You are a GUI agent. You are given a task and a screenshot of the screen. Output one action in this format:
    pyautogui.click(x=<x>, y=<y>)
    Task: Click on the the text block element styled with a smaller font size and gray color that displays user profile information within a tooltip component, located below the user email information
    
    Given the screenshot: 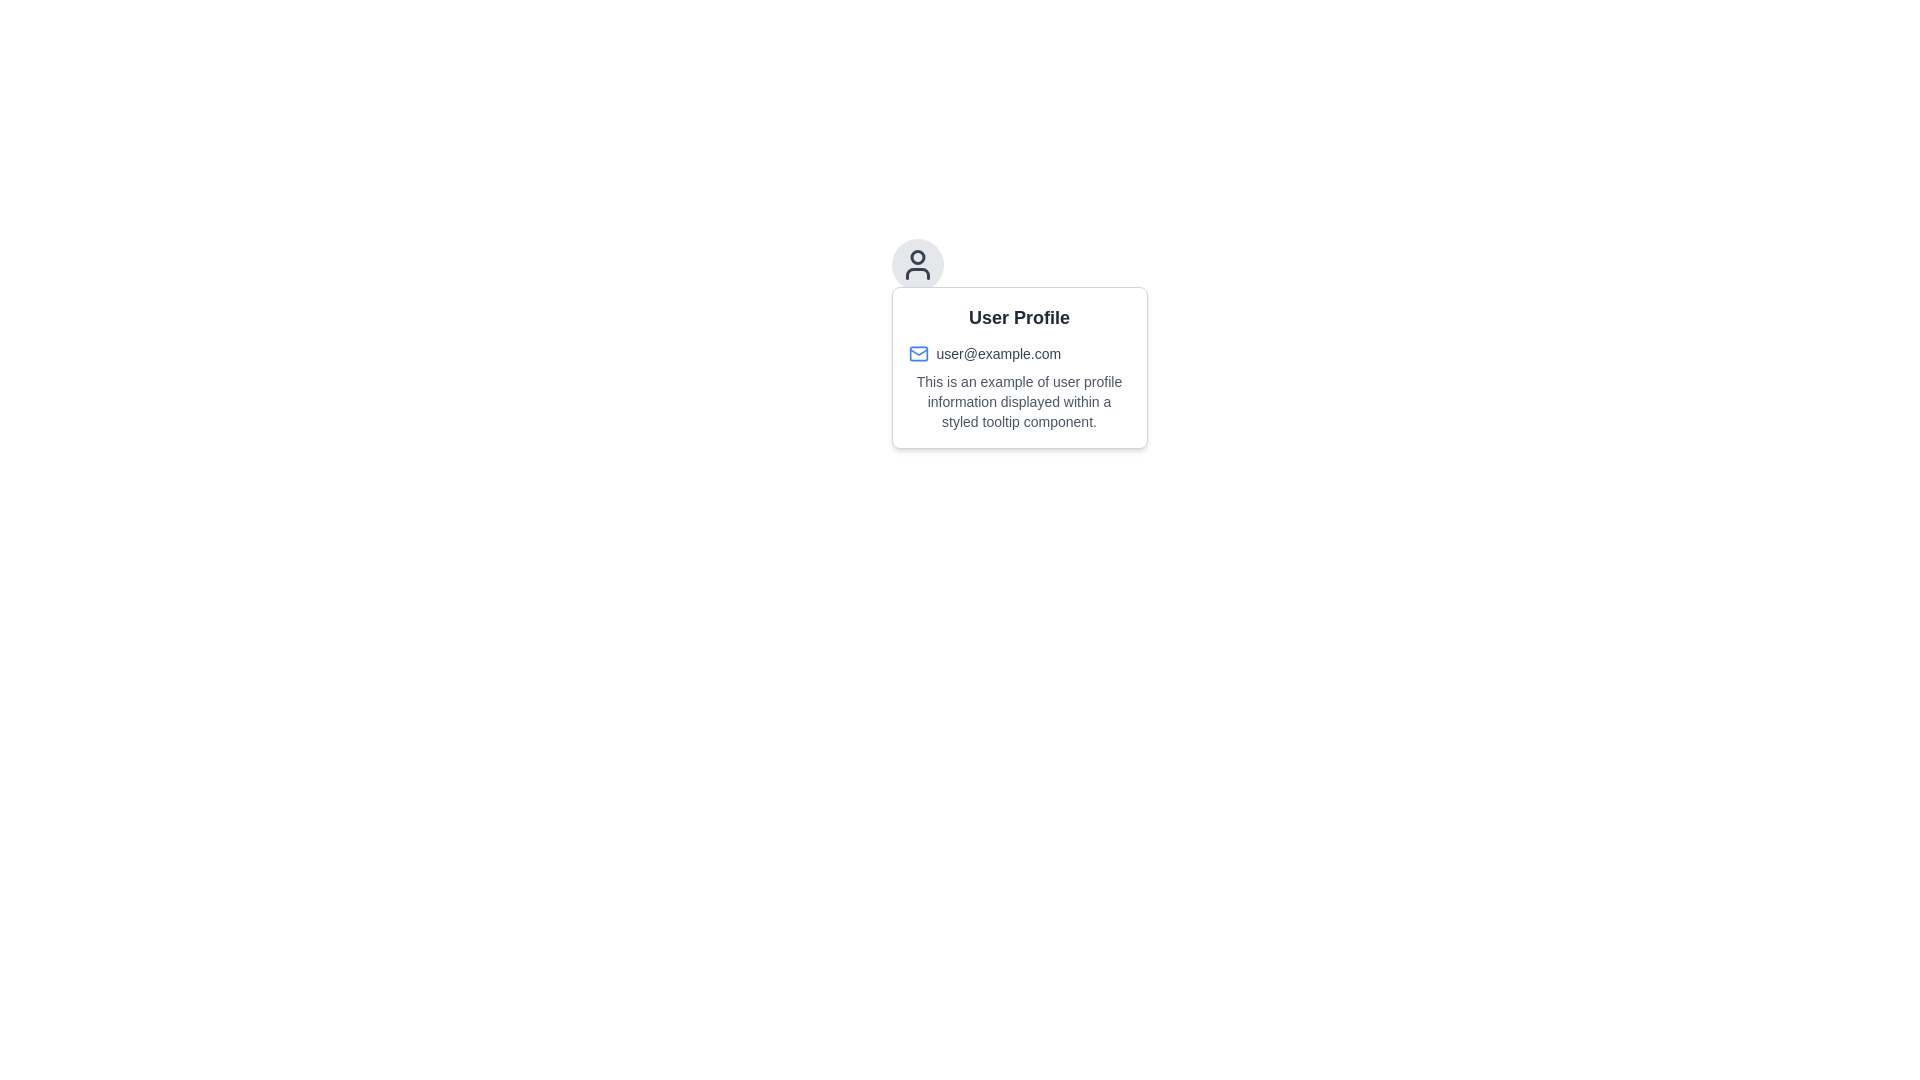 What is the action you would take?
    pyautogui.click(x=1019, y=401)
    